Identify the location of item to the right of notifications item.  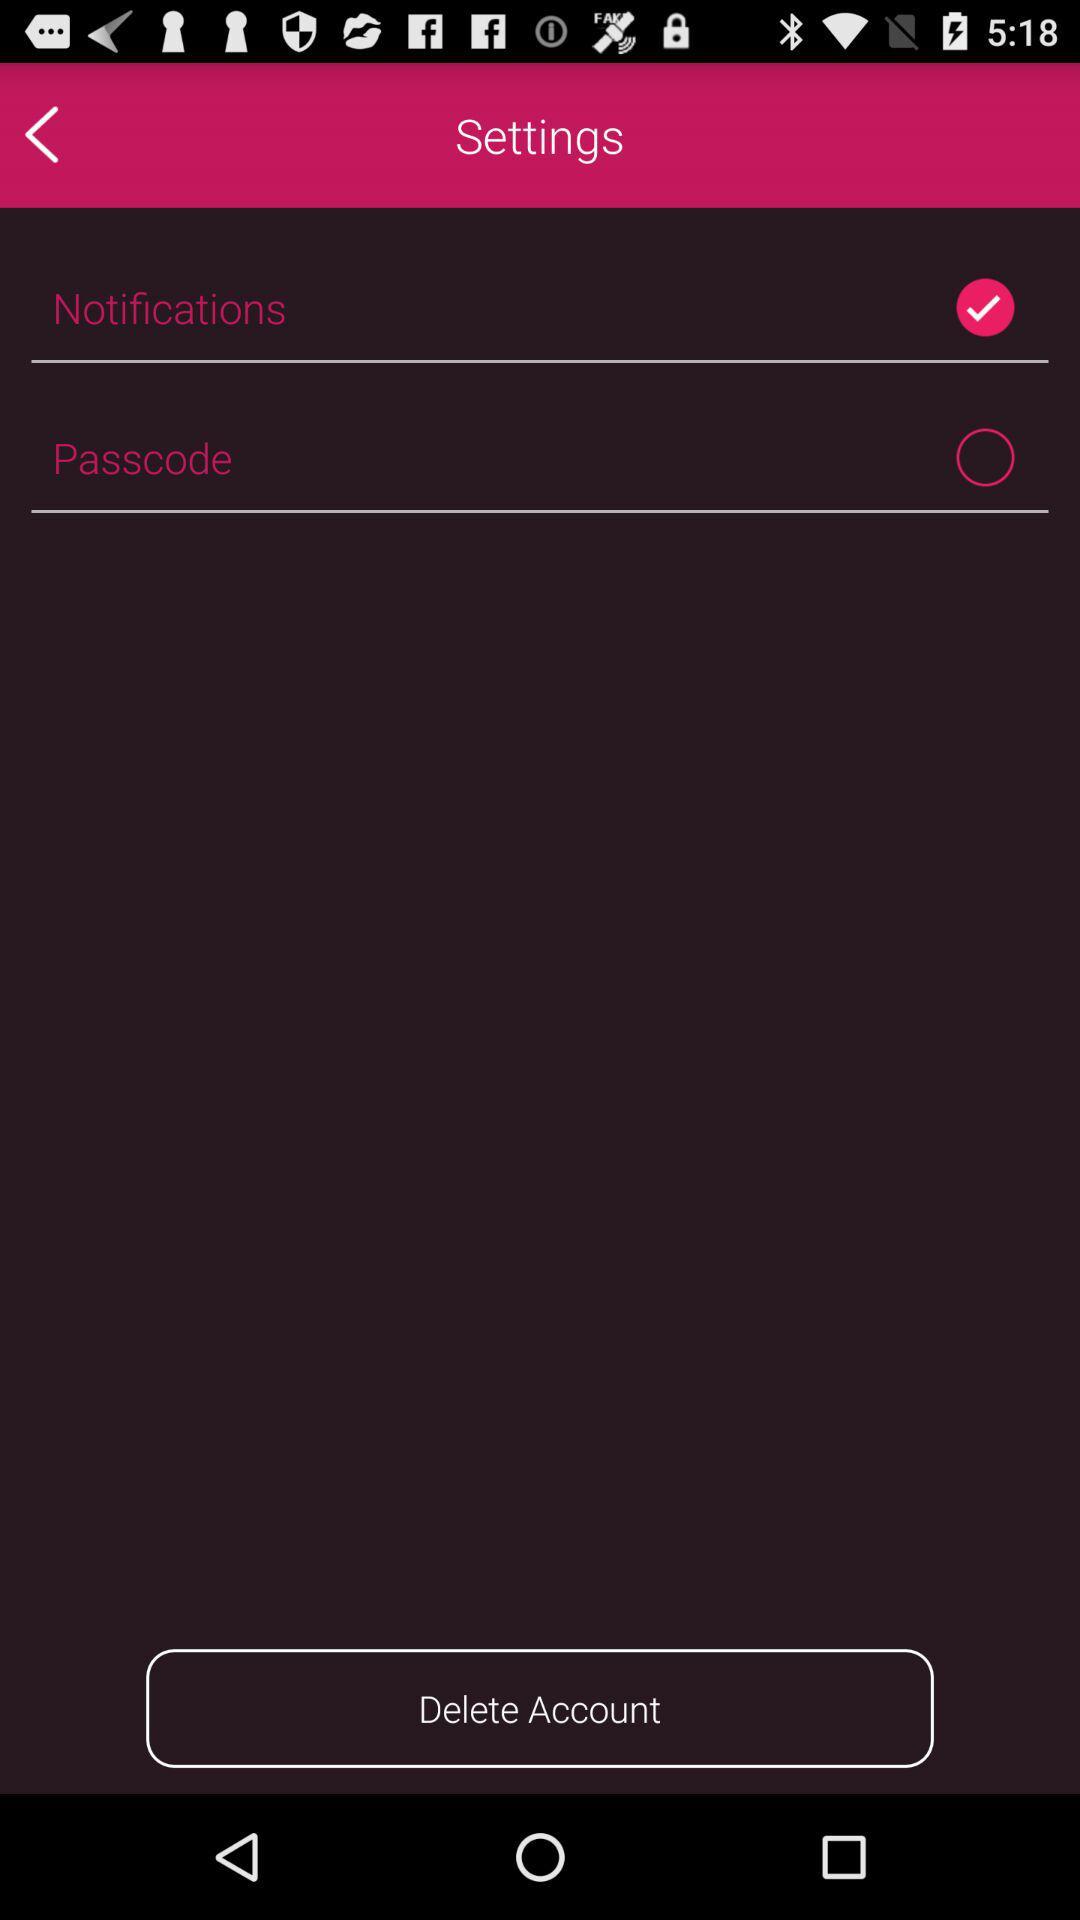
(984, 306).